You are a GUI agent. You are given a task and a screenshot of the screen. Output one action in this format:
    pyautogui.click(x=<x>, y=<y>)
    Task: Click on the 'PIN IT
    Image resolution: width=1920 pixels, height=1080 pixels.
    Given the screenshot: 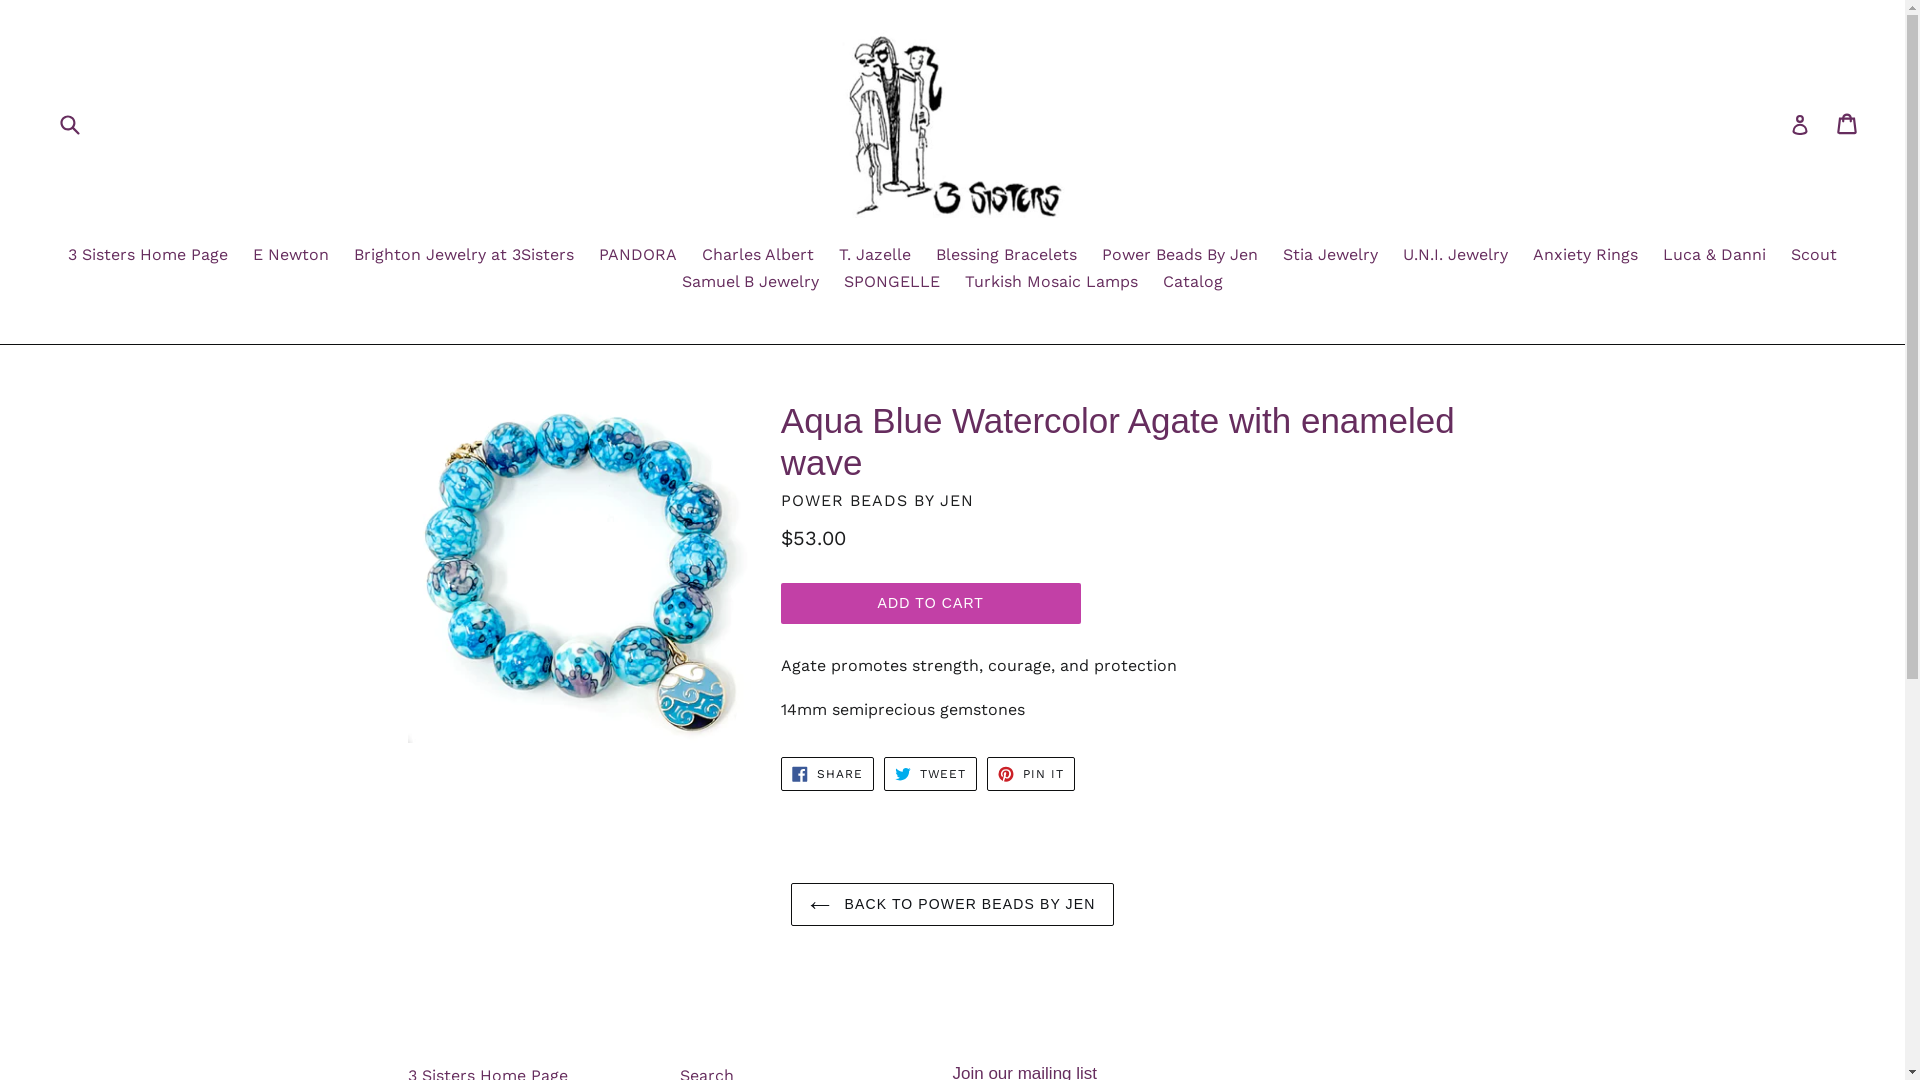 What is the action you would take?
    pyautogui.click(x=1031, y=773)
    